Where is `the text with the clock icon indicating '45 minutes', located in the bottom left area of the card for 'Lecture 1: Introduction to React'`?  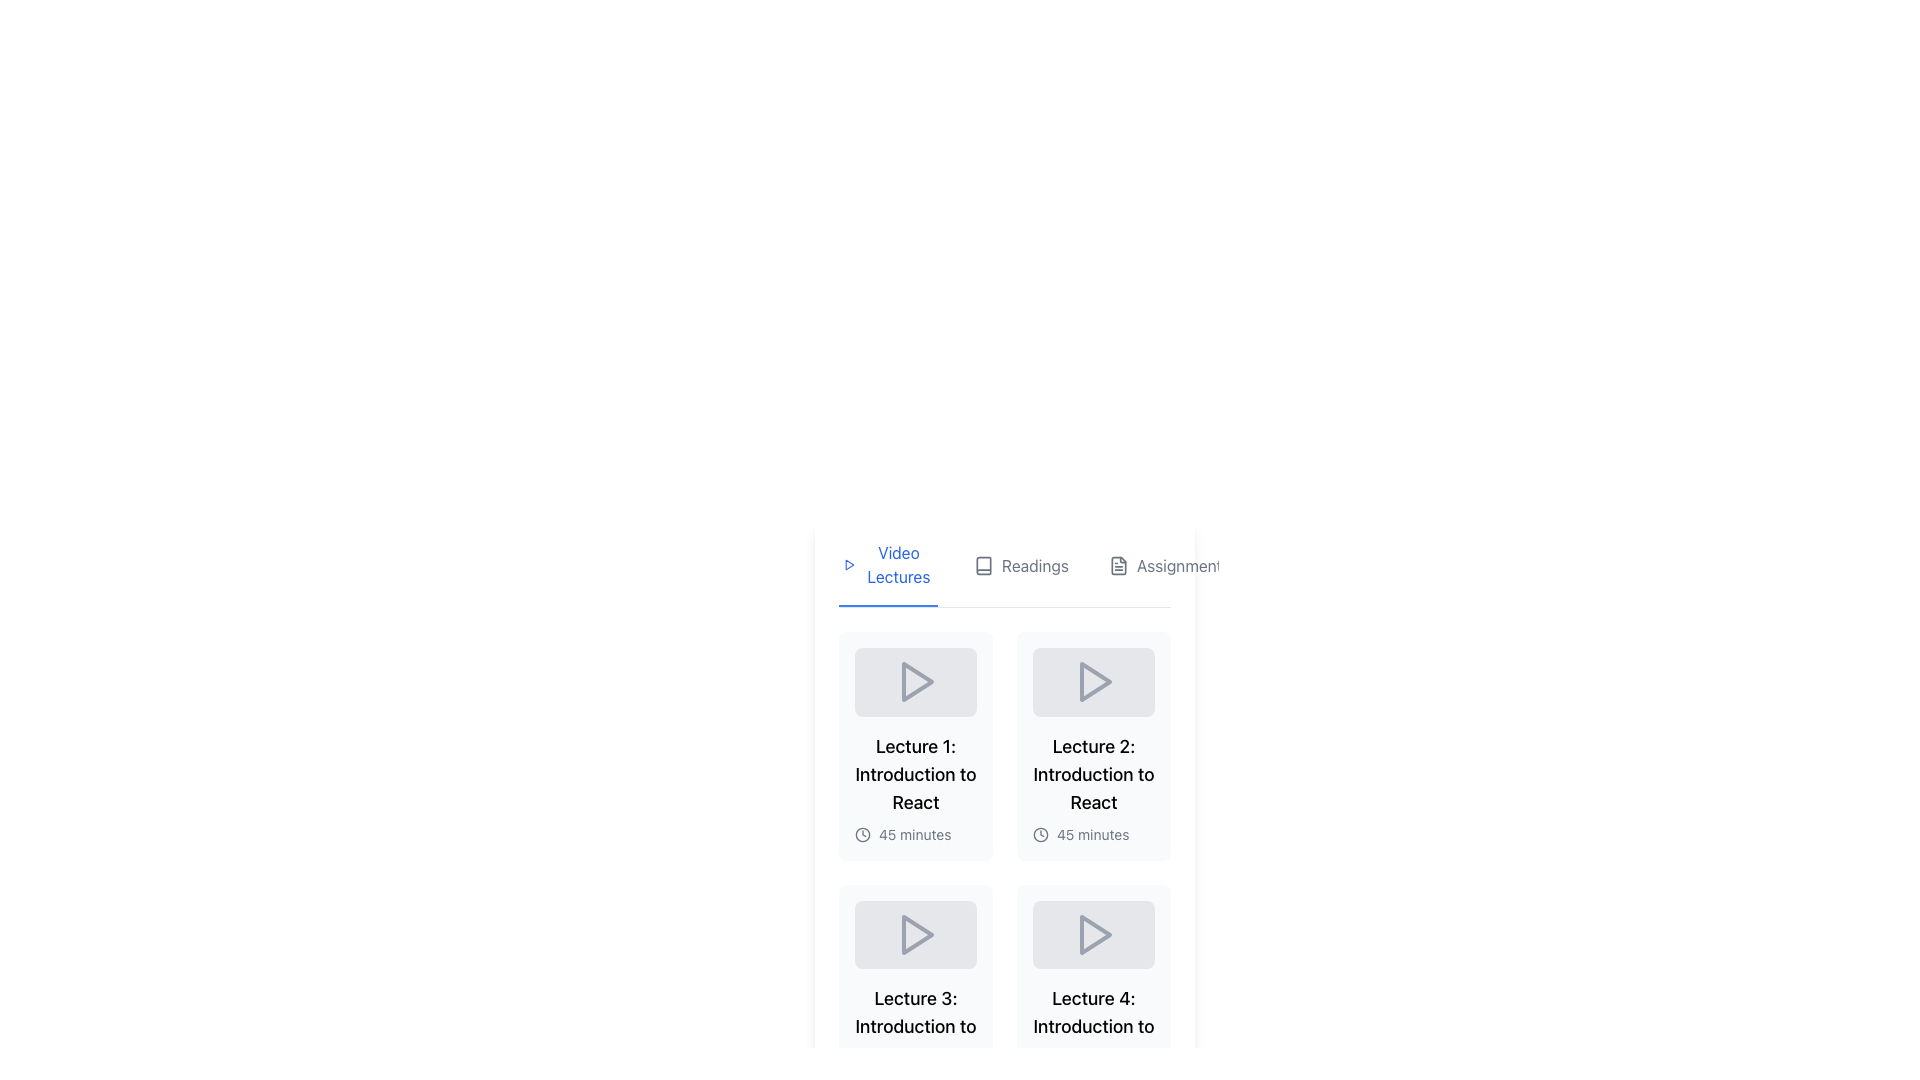 the text with the clock icon indicating '45 minutes', located in the bottom left area of the card for 'Lecture 1: Introduction to React' is located at coordinates (915, 833).